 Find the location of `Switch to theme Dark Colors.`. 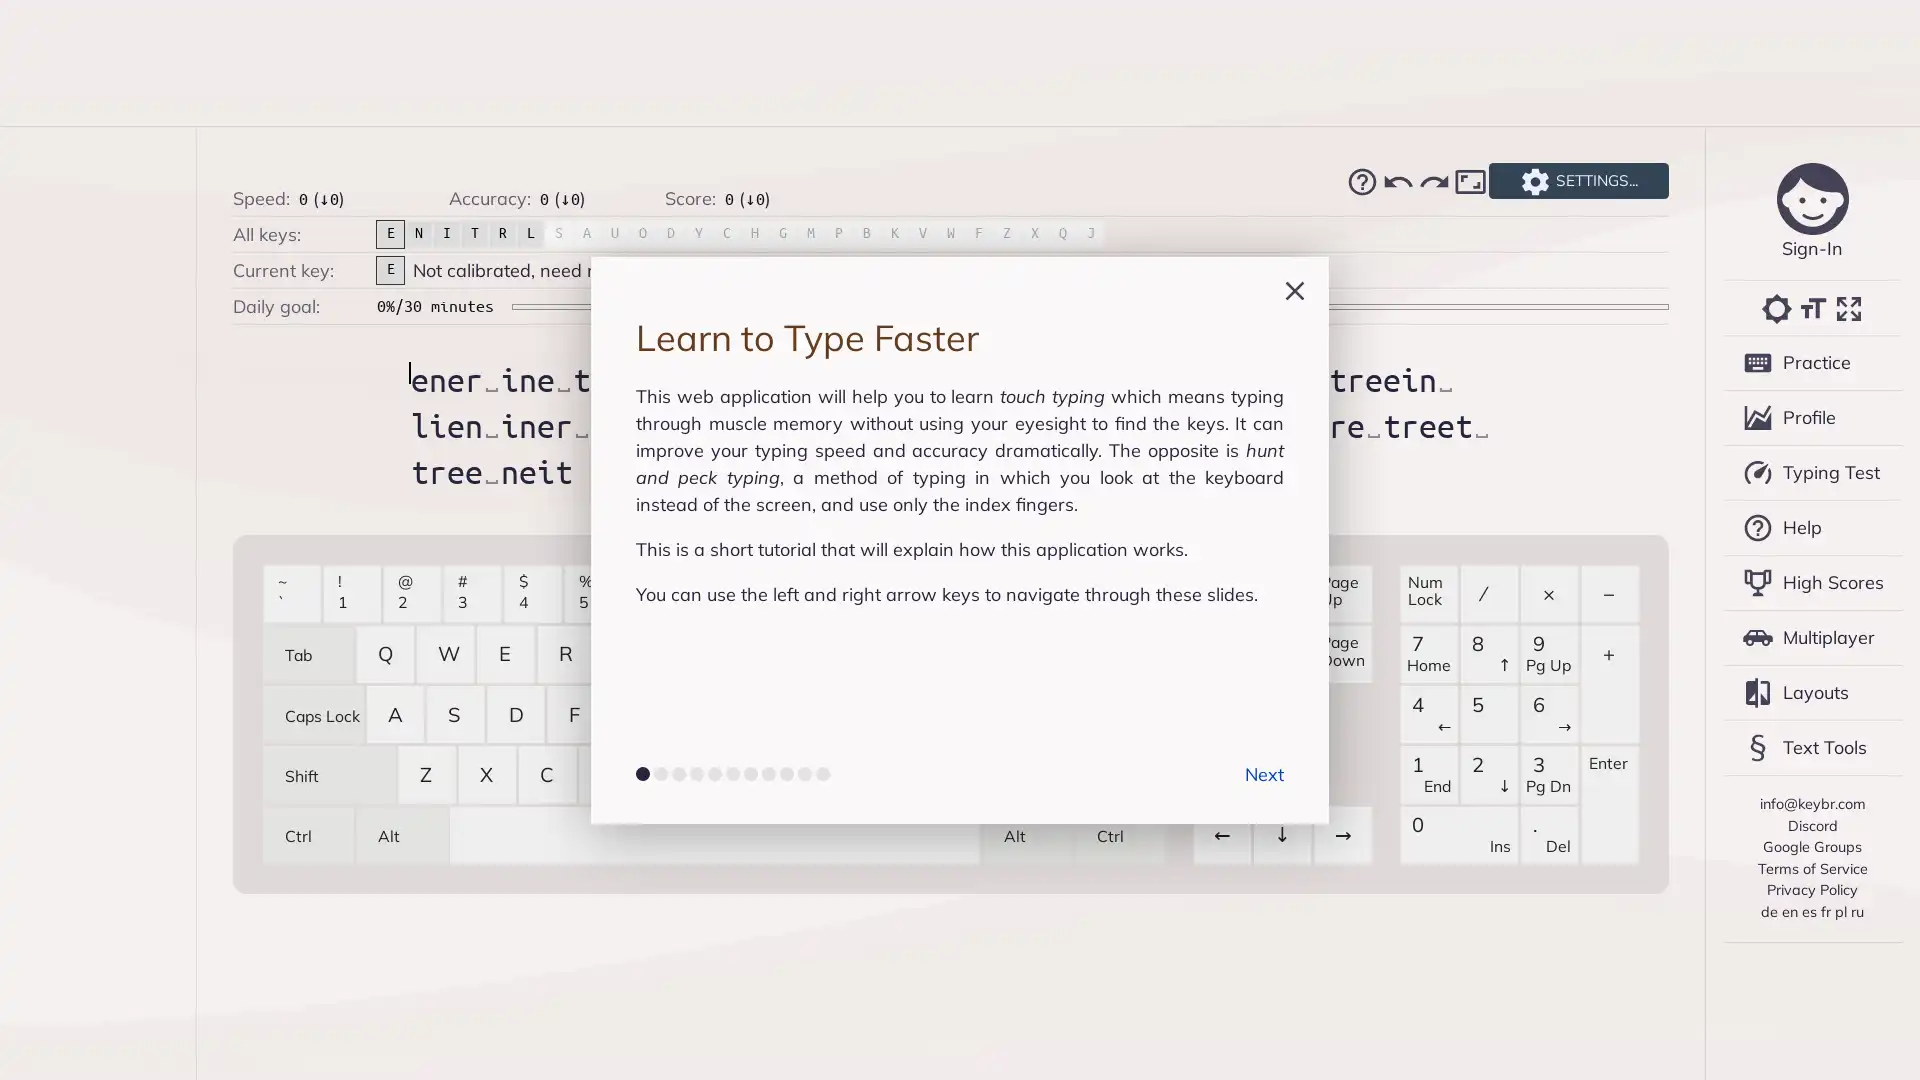

Switch to theme Dark Colors. is located at coordinates (1776, 308).